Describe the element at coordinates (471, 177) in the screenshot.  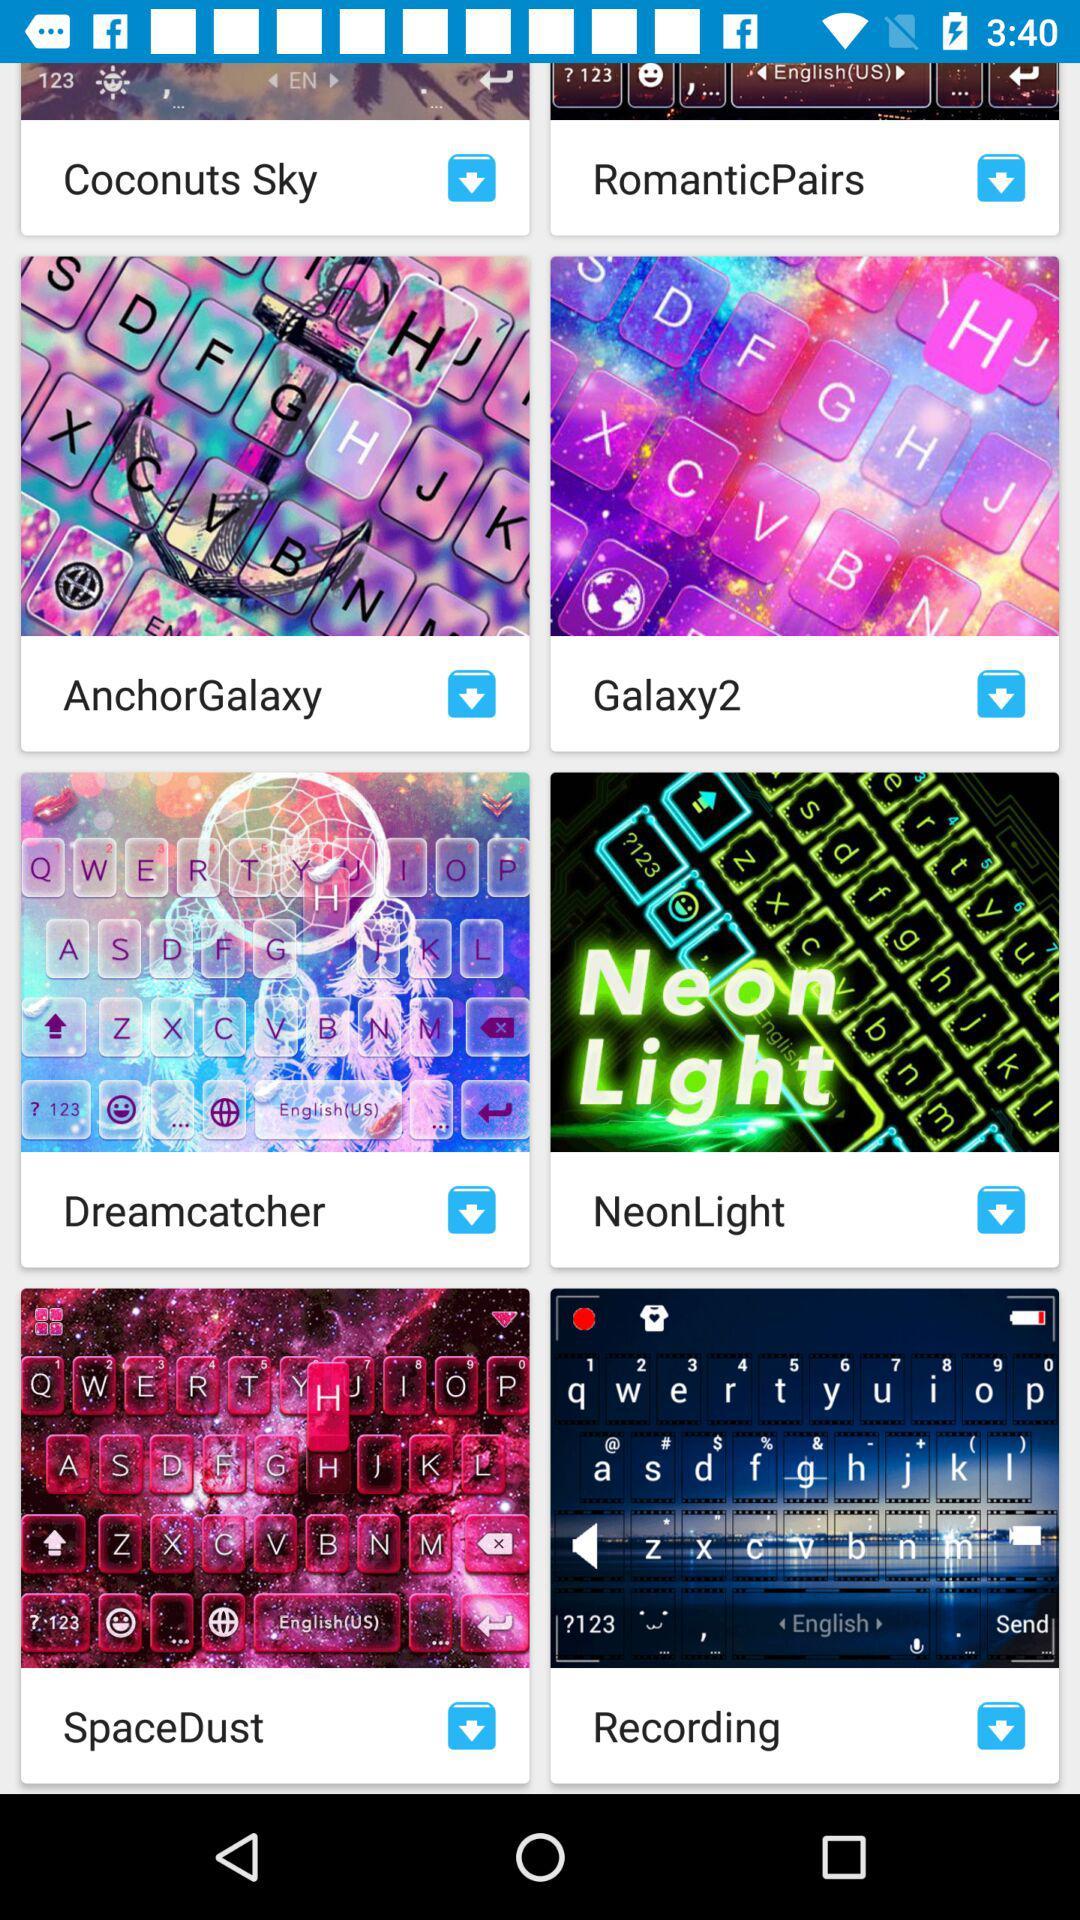
I see `download skin` at that location.